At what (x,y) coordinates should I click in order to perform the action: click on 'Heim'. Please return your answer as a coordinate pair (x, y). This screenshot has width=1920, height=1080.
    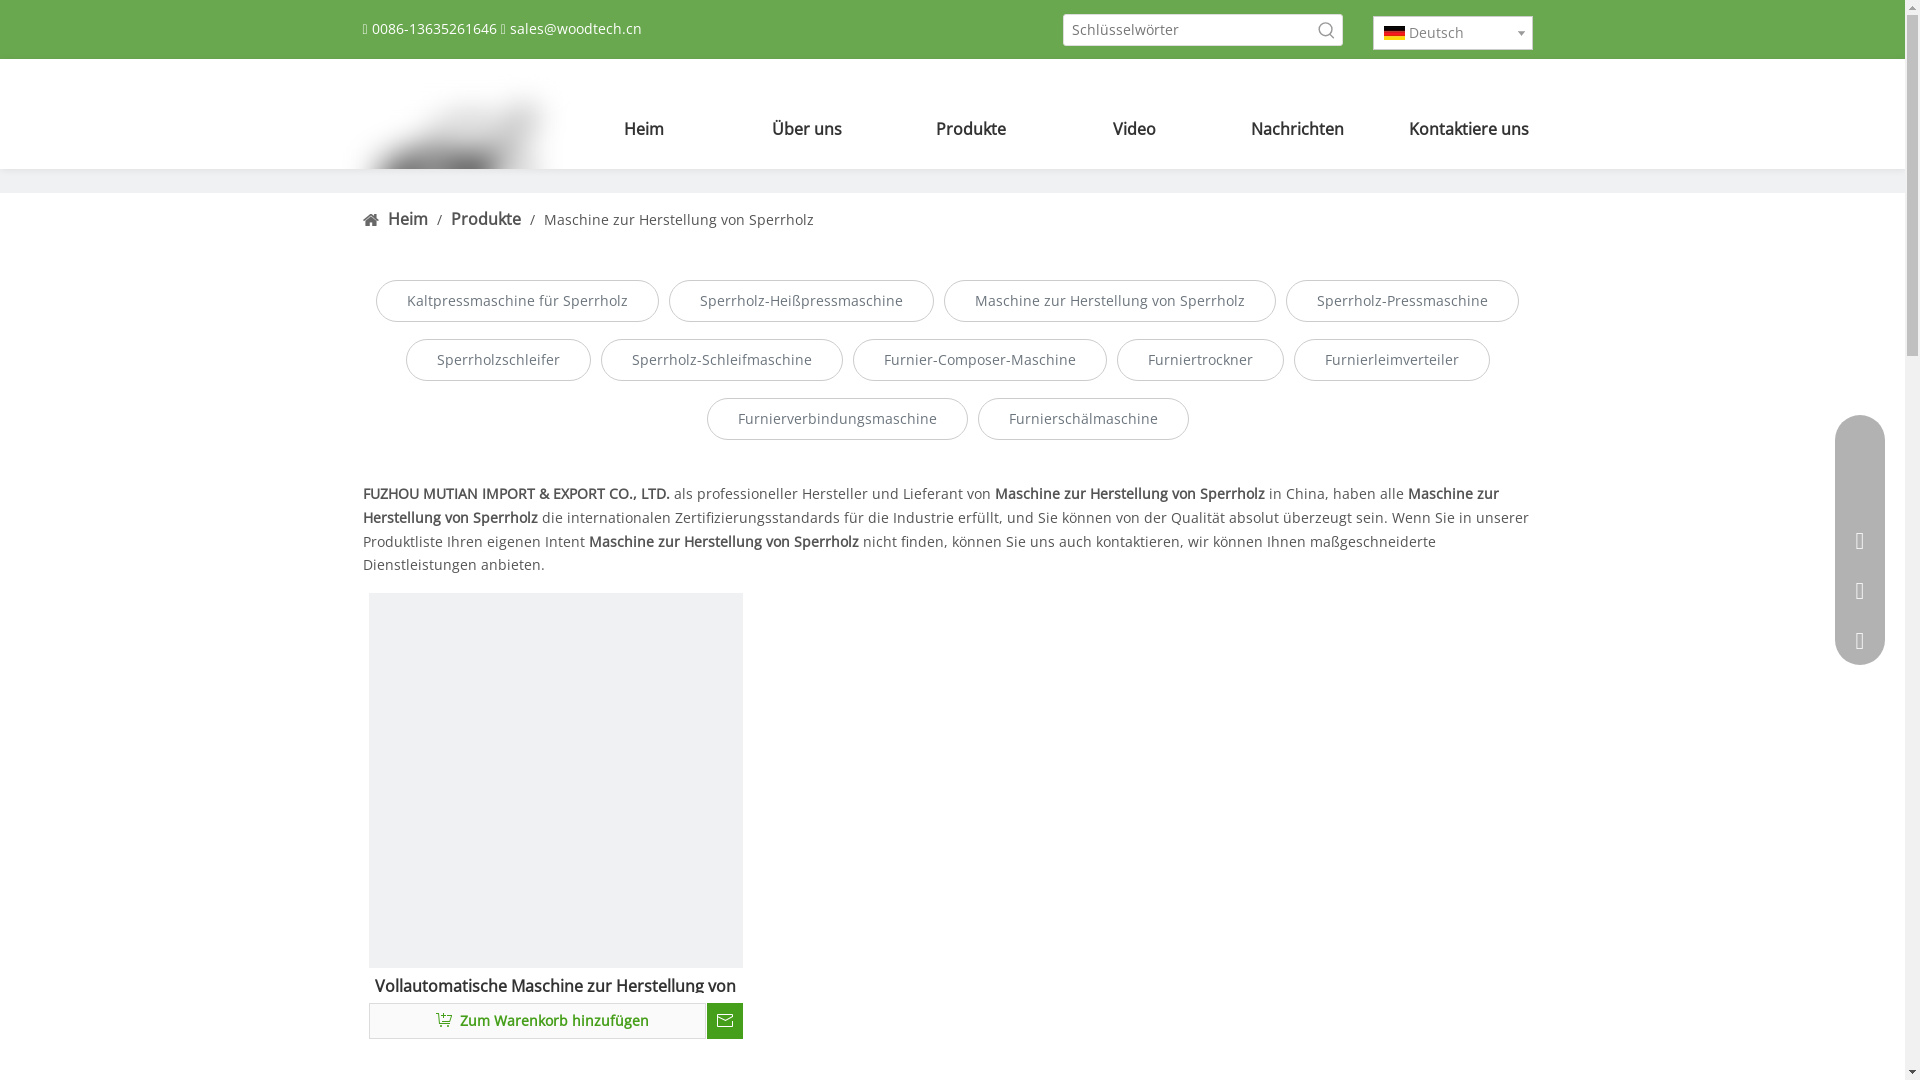
    Looking at the image, I should click on (643, 128).